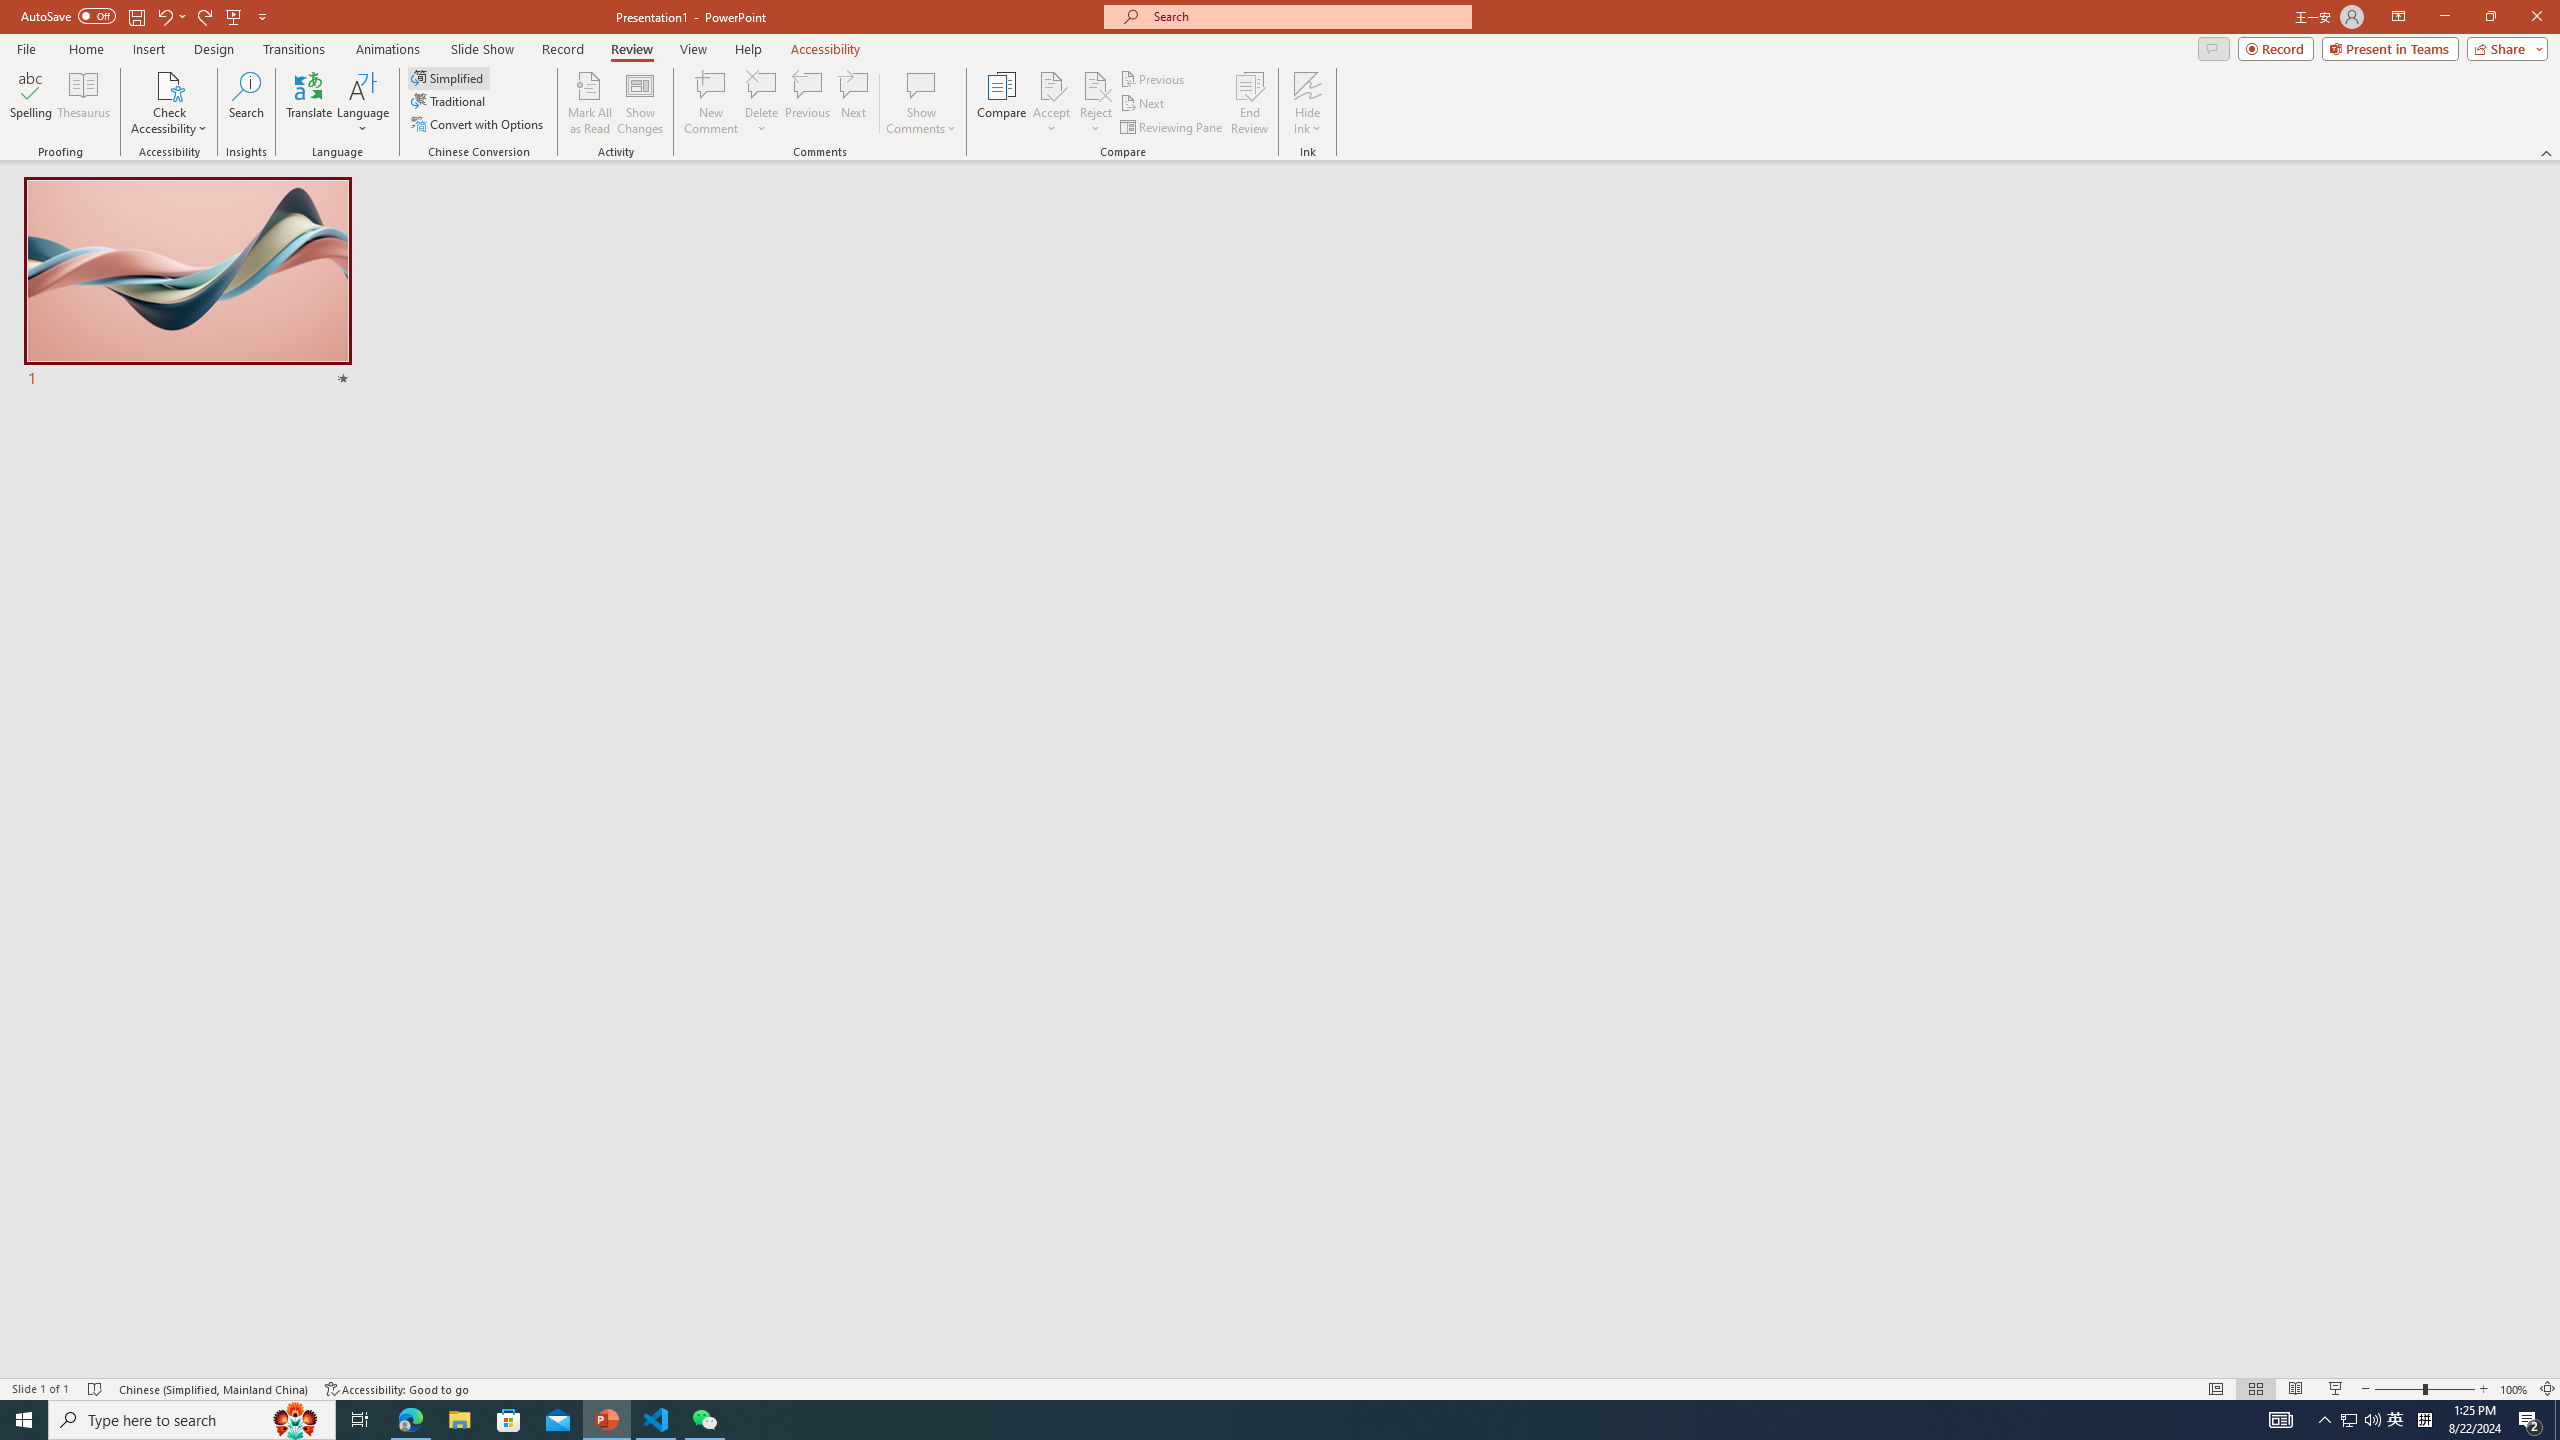 The width and height of the screenshot is (2560, 1440). What do you see at coordinates (1171, 127) in the screenshot?
I see `'Reviewing Pane'` at bounding box center [1171, 127].